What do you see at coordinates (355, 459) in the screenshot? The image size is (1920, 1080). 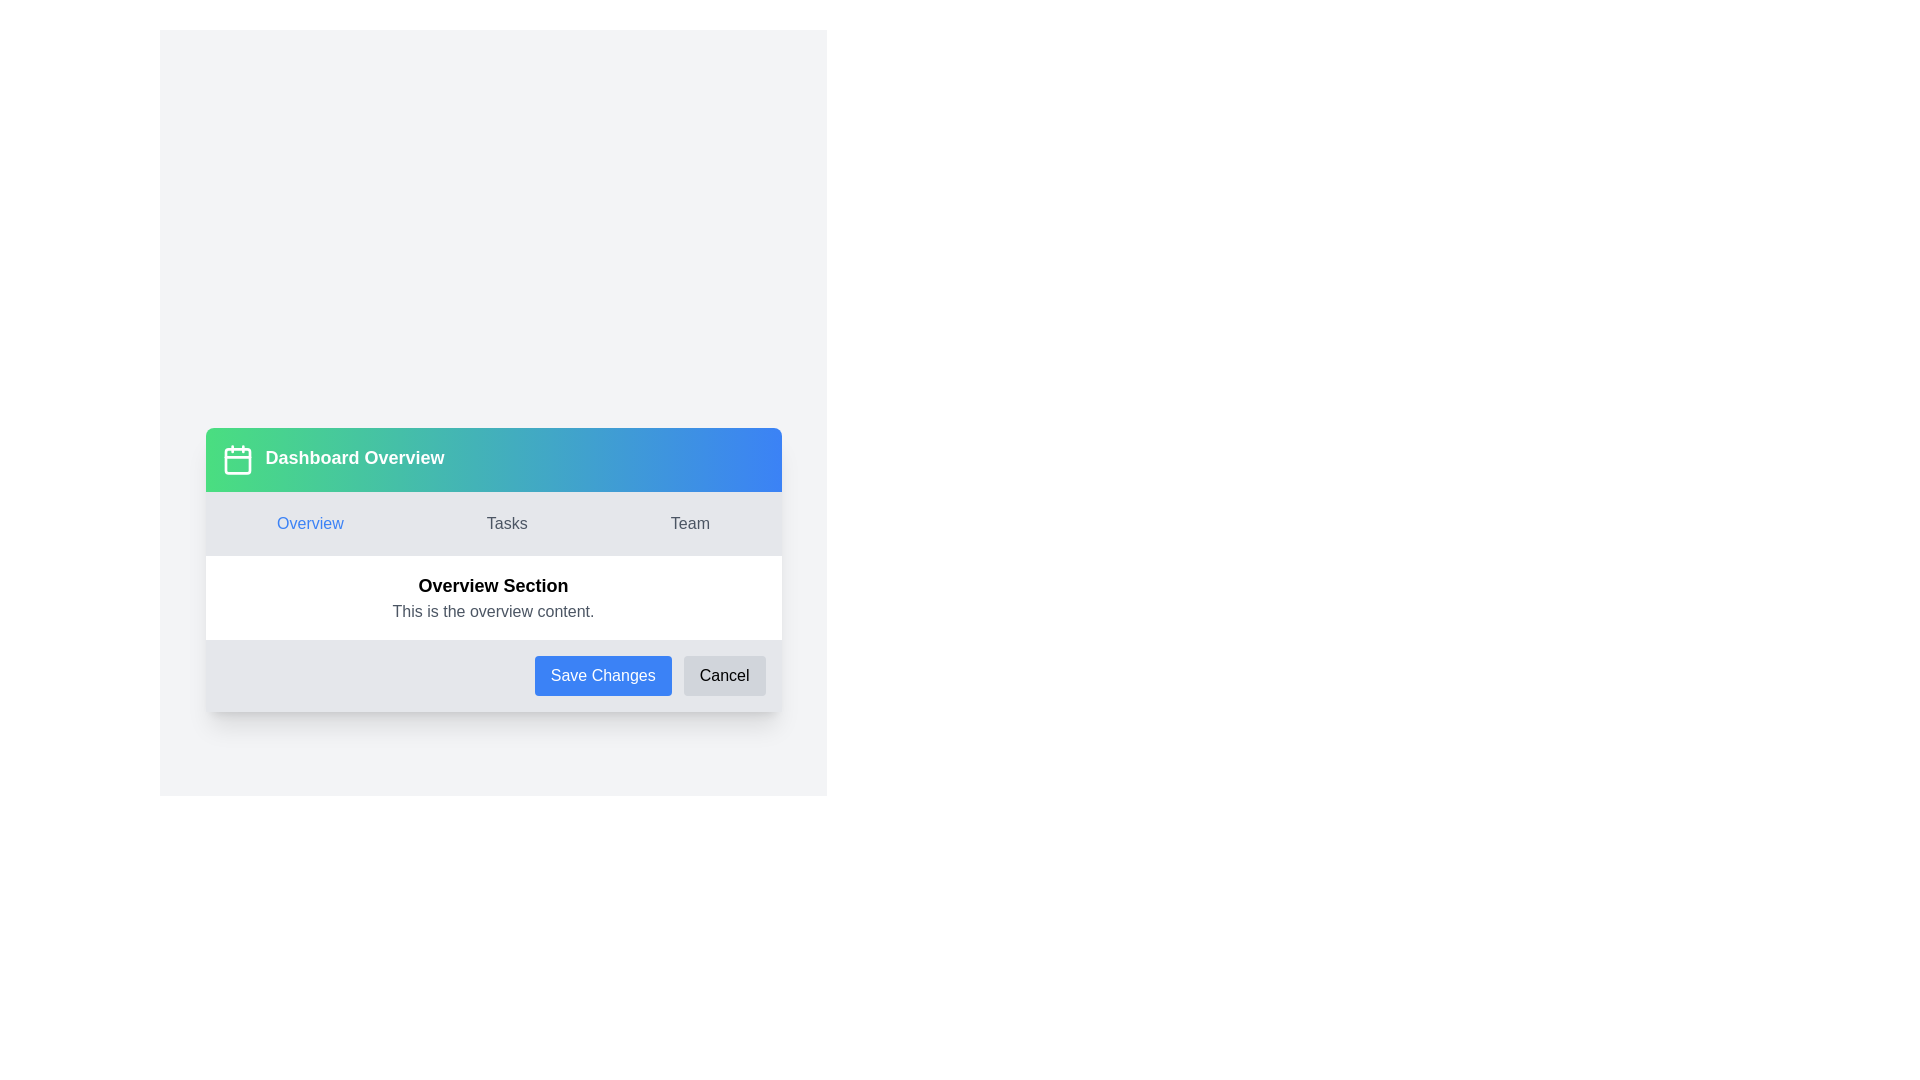 I see `the 'Dashboard Overview' label, which serves as a heading in the upper-centered section of the header bar, located to the right of the calendar icon` at bounding box center [355, 459].